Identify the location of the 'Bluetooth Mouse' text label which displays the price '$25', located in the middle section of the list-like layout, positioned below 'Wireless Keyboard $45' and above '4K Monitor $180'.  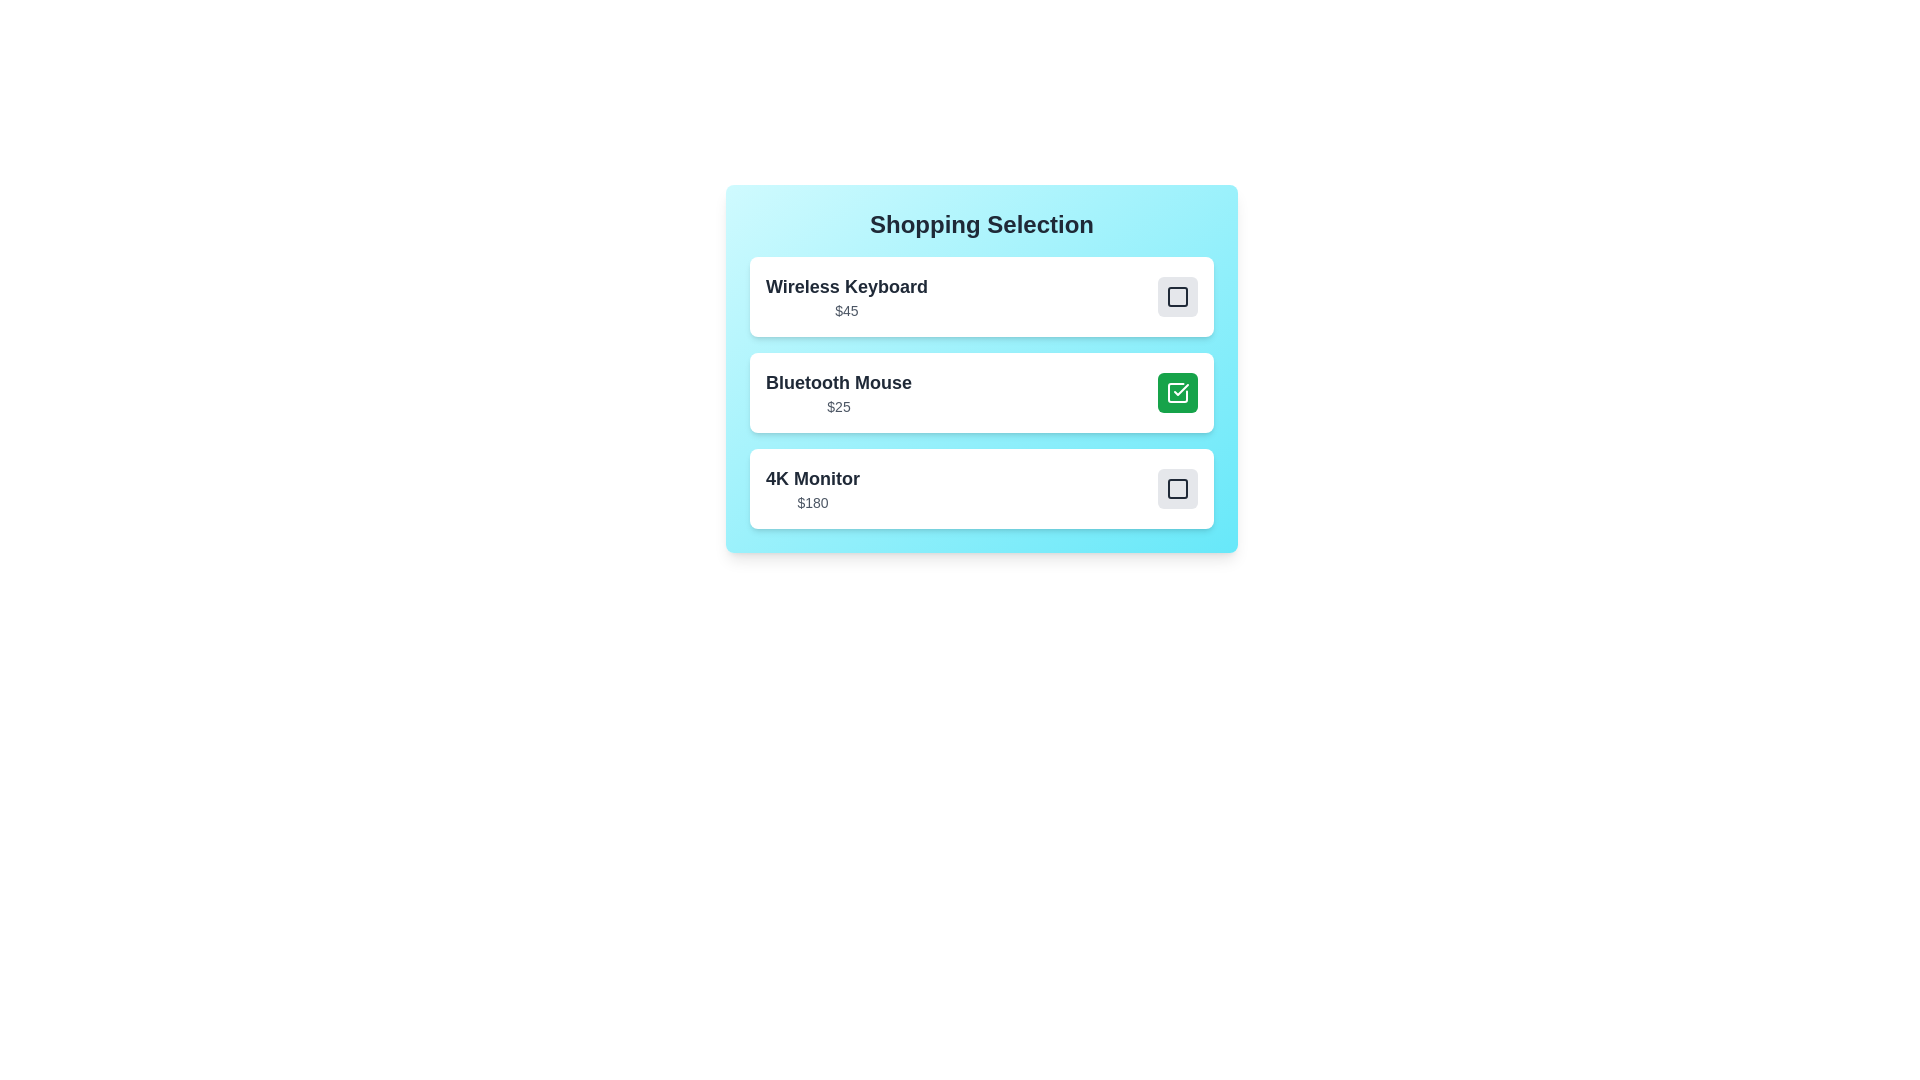
(839, 393).